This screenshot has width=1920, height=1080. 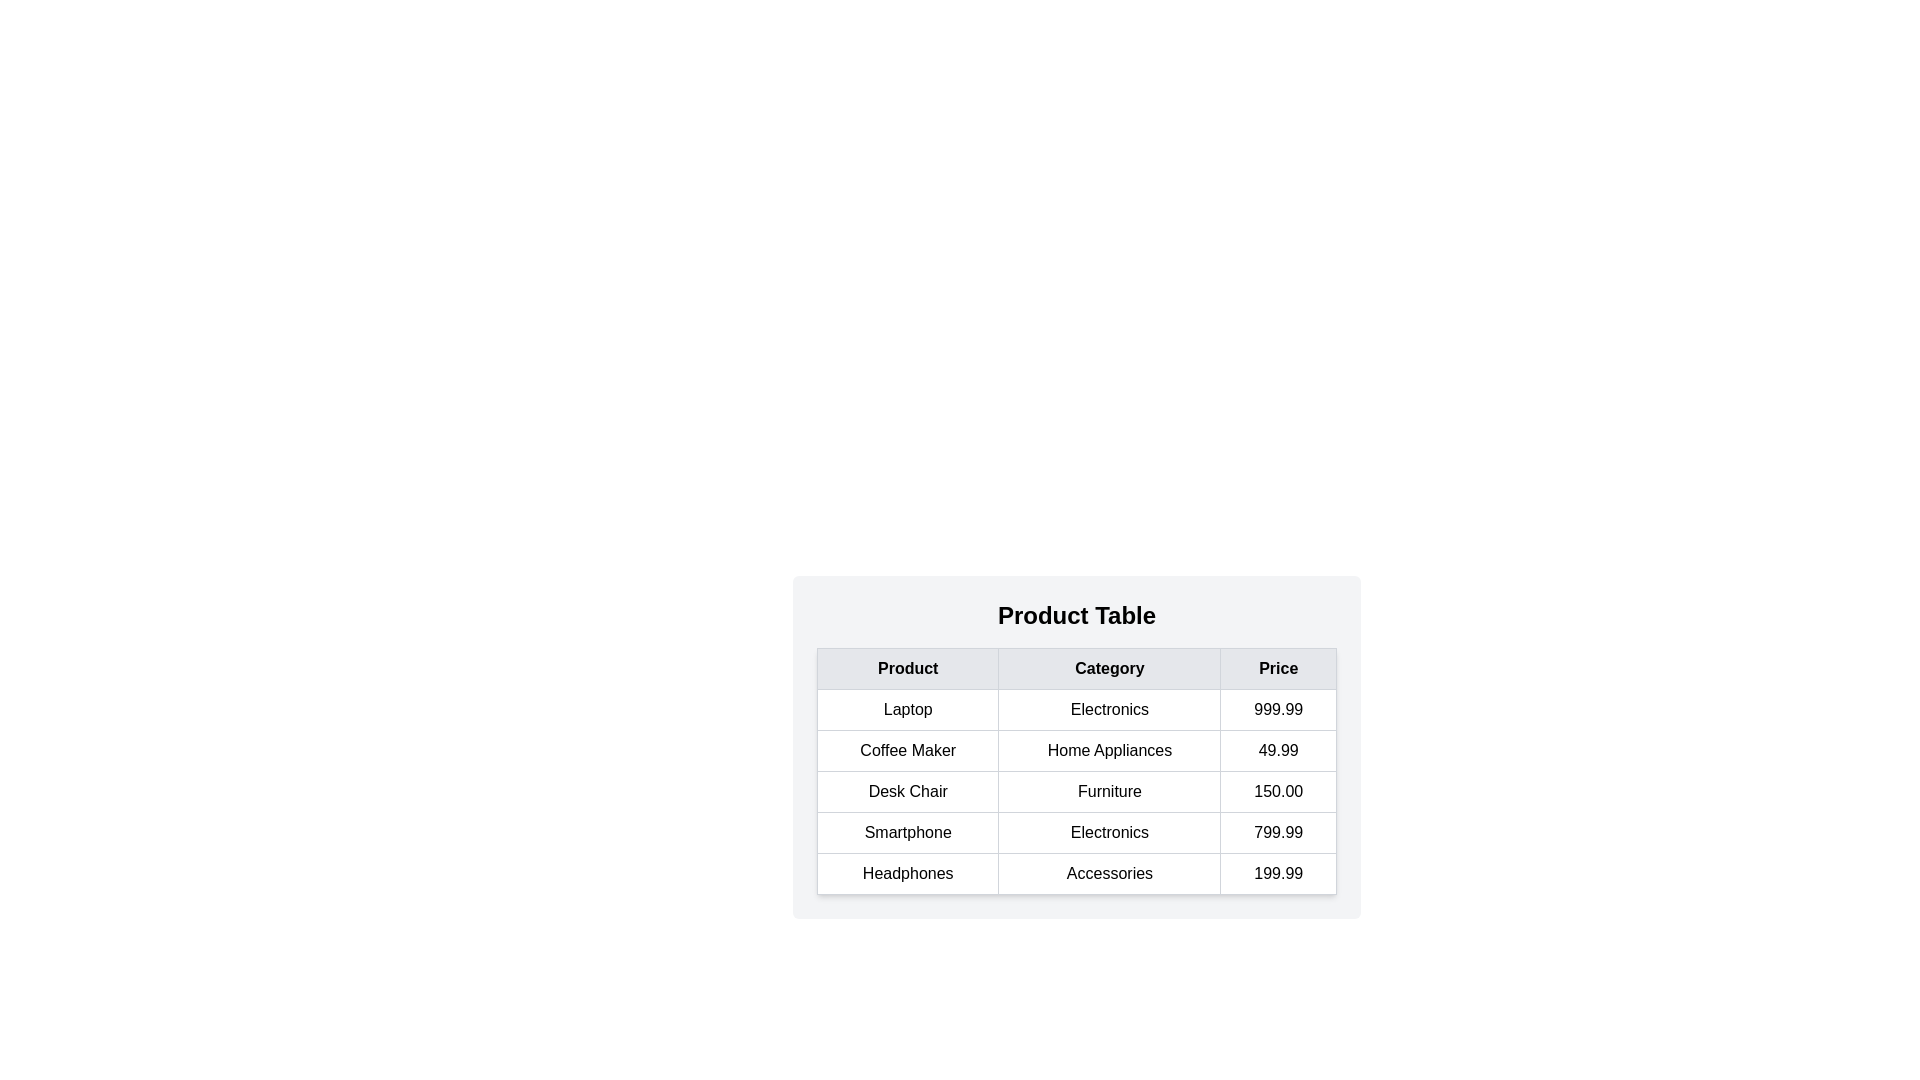 What do you see at coordinates (1075, 751) in the screenshot?
I see `the second row in the product detail table displaying 'Coffee Maker', 'Home Appliances', and '49.99'` at bounding box center [1075, 751].